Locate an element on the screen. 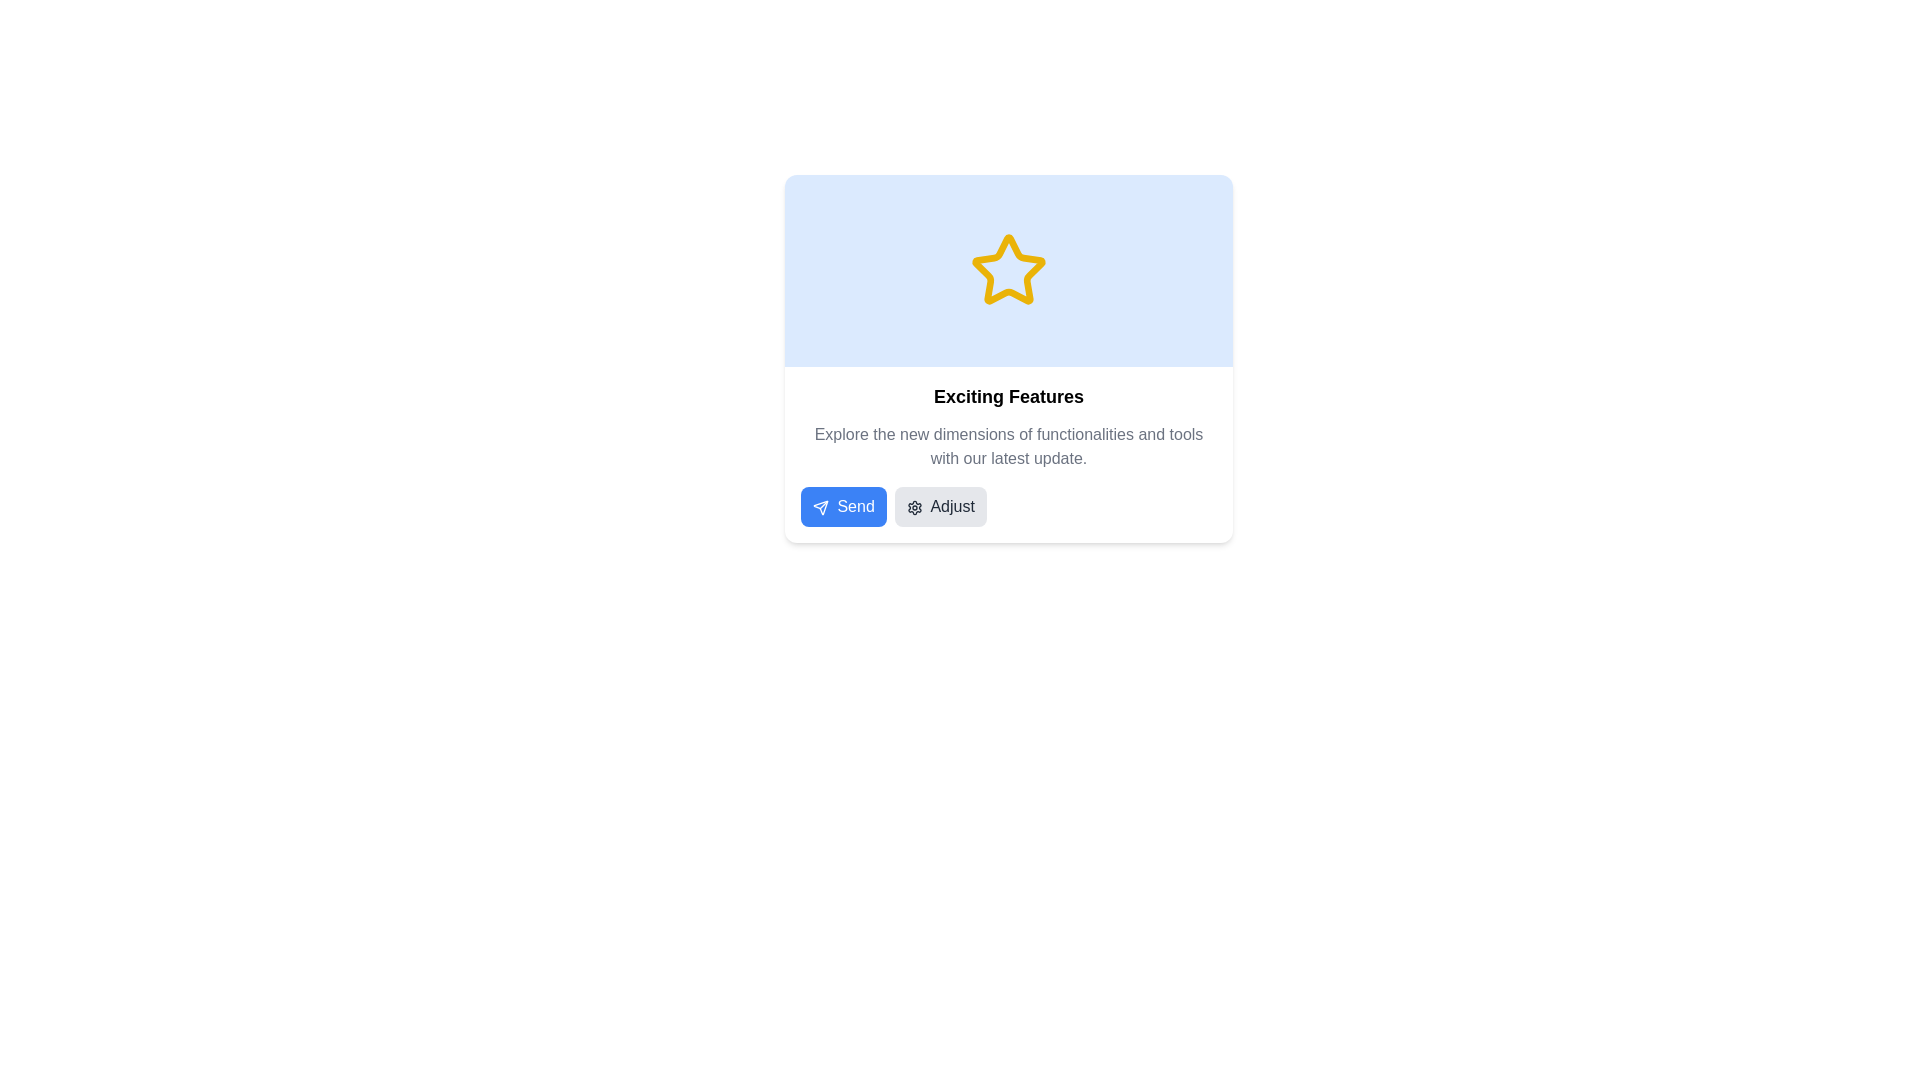 The image size is (1920, 1080). the Icon button located to the left of the text 'Adjust' within a gray button at the bottom center of the card titled 'Exciting Features' is located at coordinates (913, 506).